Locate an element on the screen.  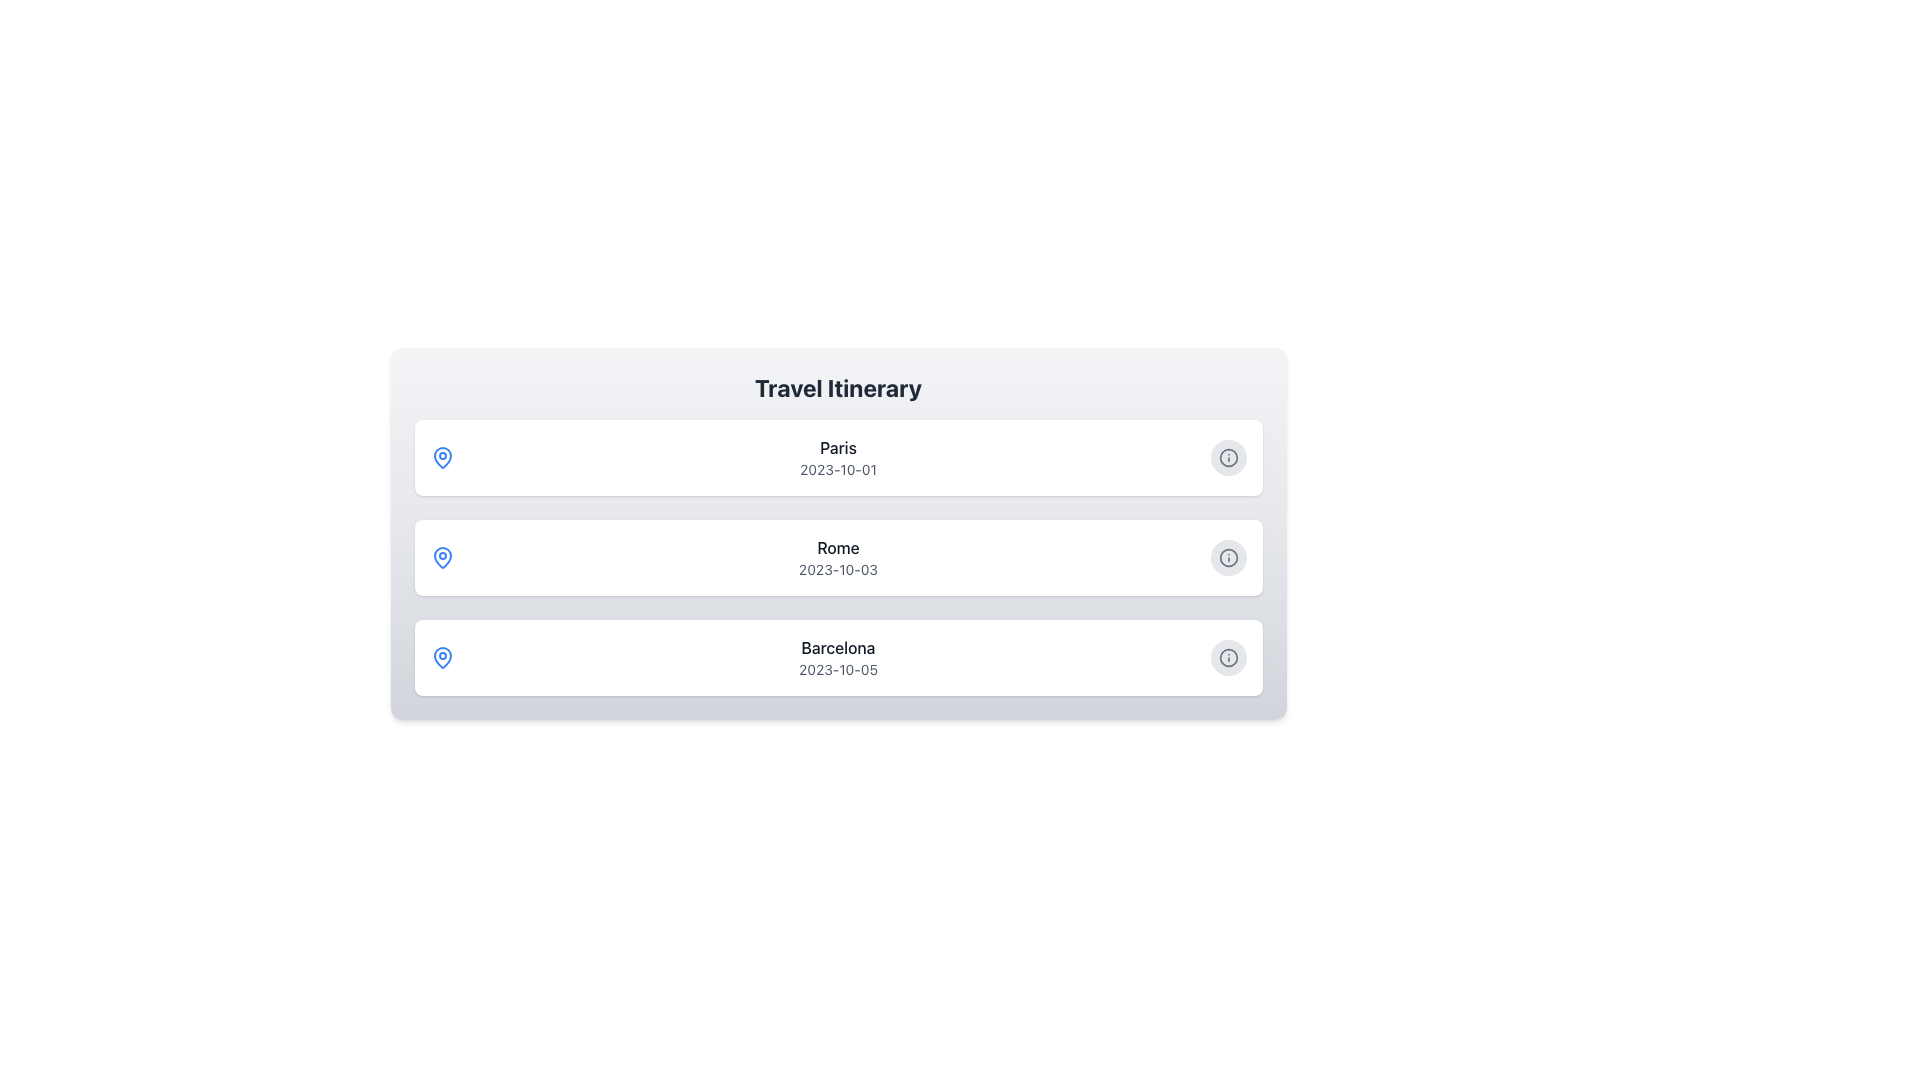
the 'Travel Itinerary' heading, which is prominently displayed in a large, bold font at the top of the content area, serving as a title for the itinerary items below is located at coordinates (838, 388).